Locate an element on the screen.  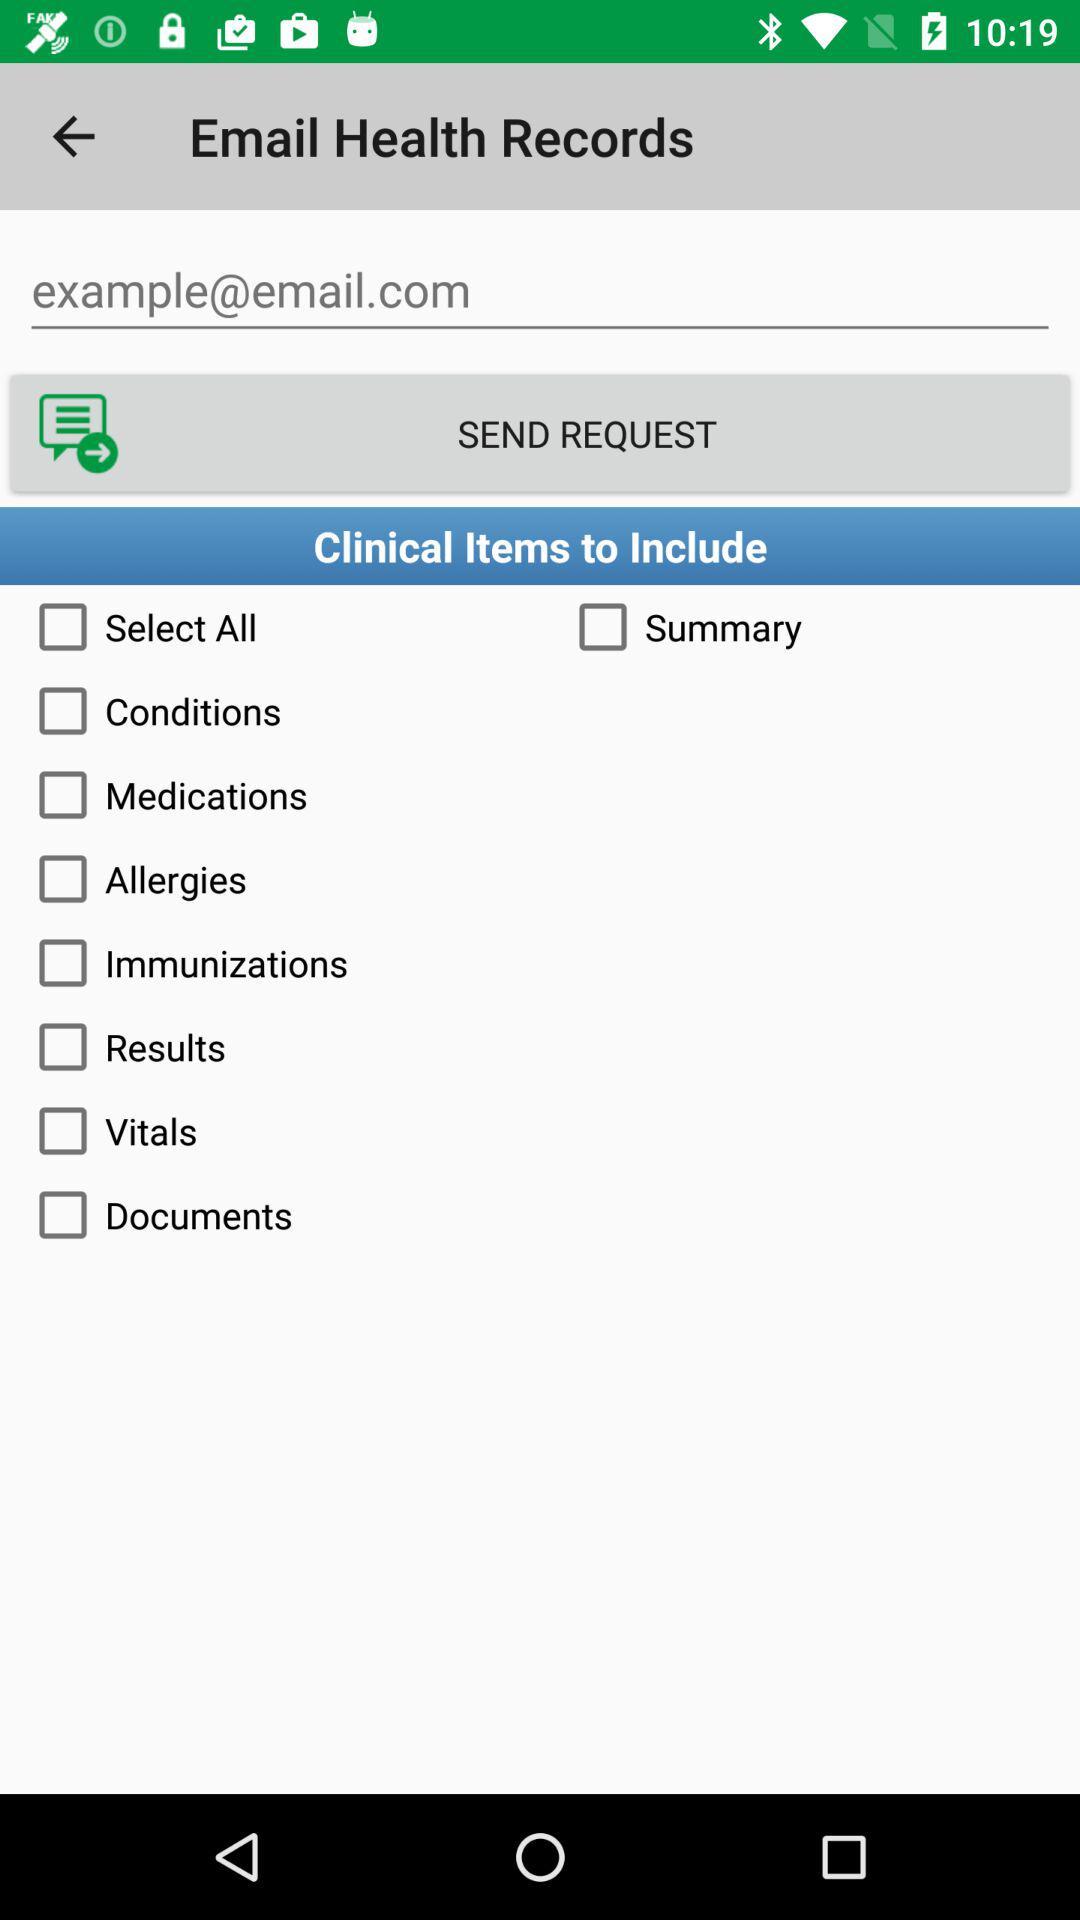
item below the vitals item is located at coordinates (540, 1213).